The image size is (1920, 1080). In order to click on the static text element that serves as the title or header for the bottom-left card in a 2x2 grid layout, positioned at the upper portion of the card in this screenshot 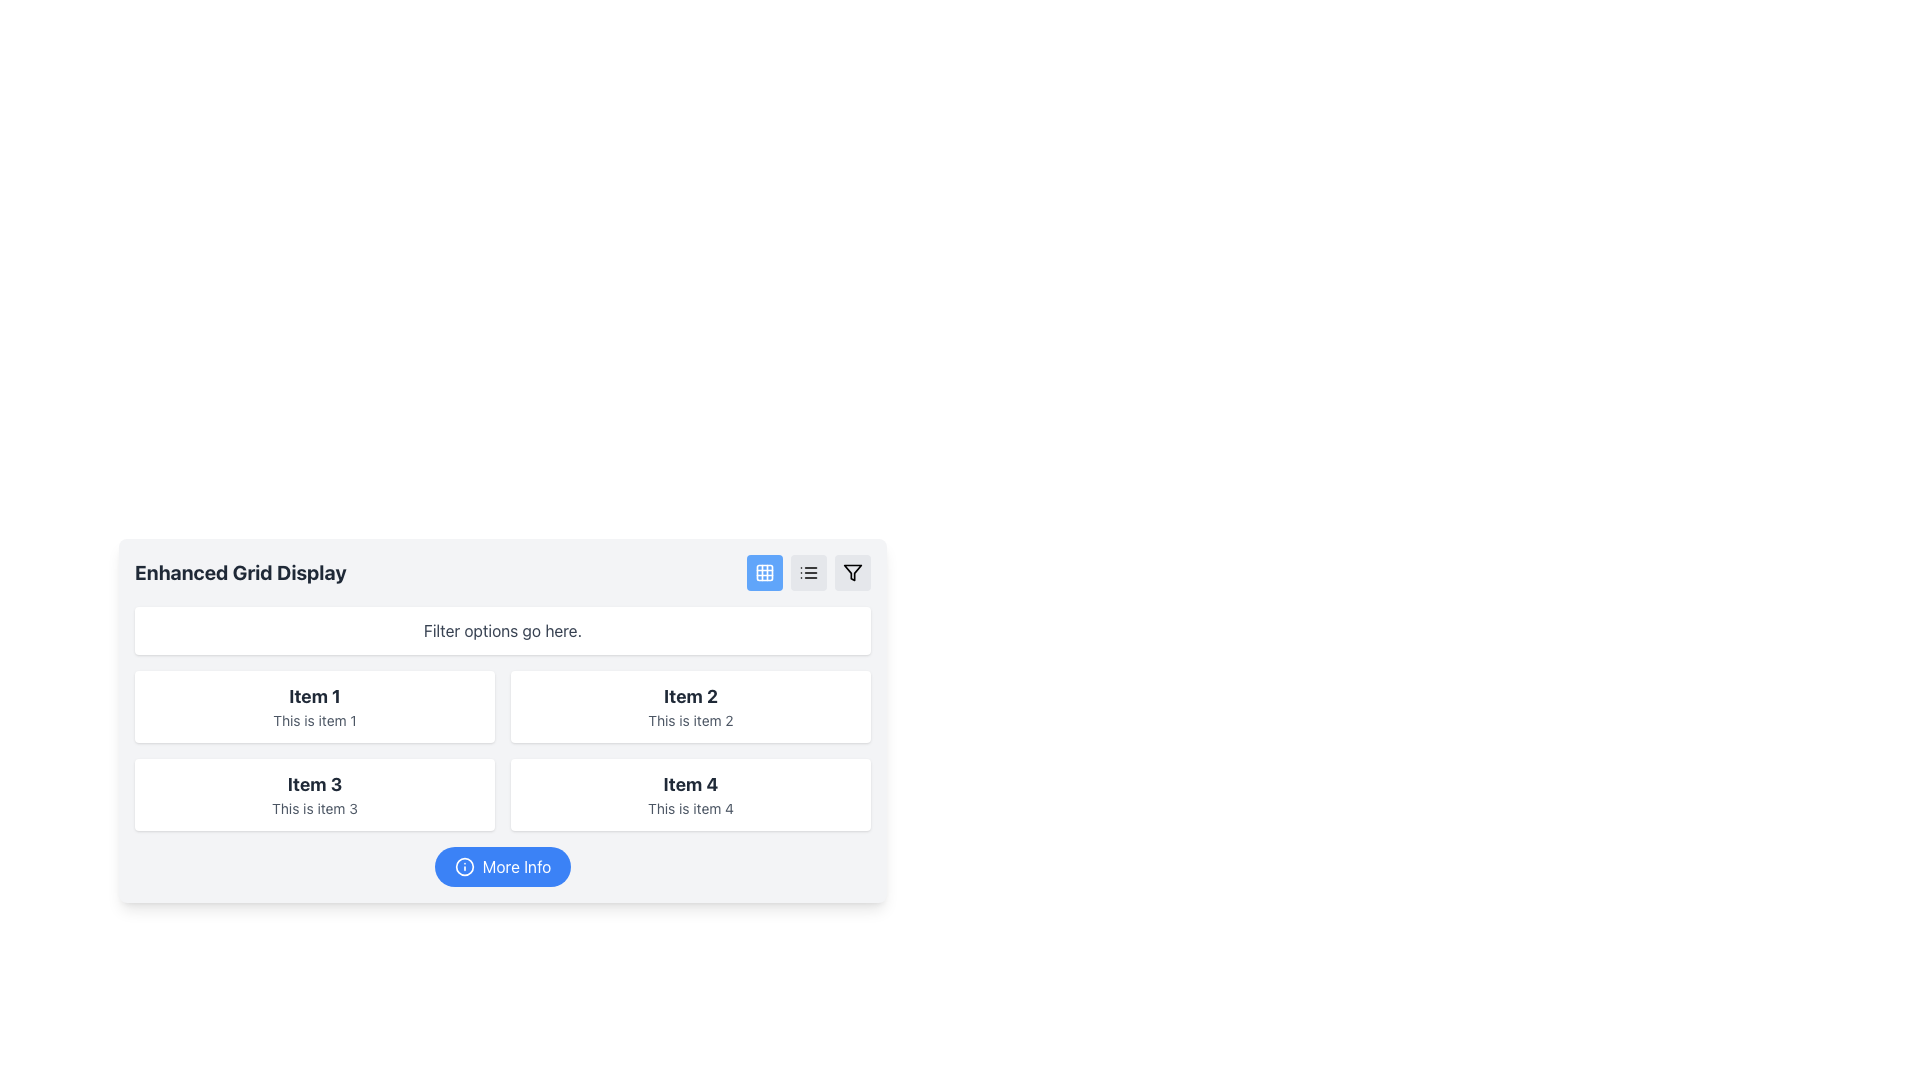, I will do `click(314, 784)`.